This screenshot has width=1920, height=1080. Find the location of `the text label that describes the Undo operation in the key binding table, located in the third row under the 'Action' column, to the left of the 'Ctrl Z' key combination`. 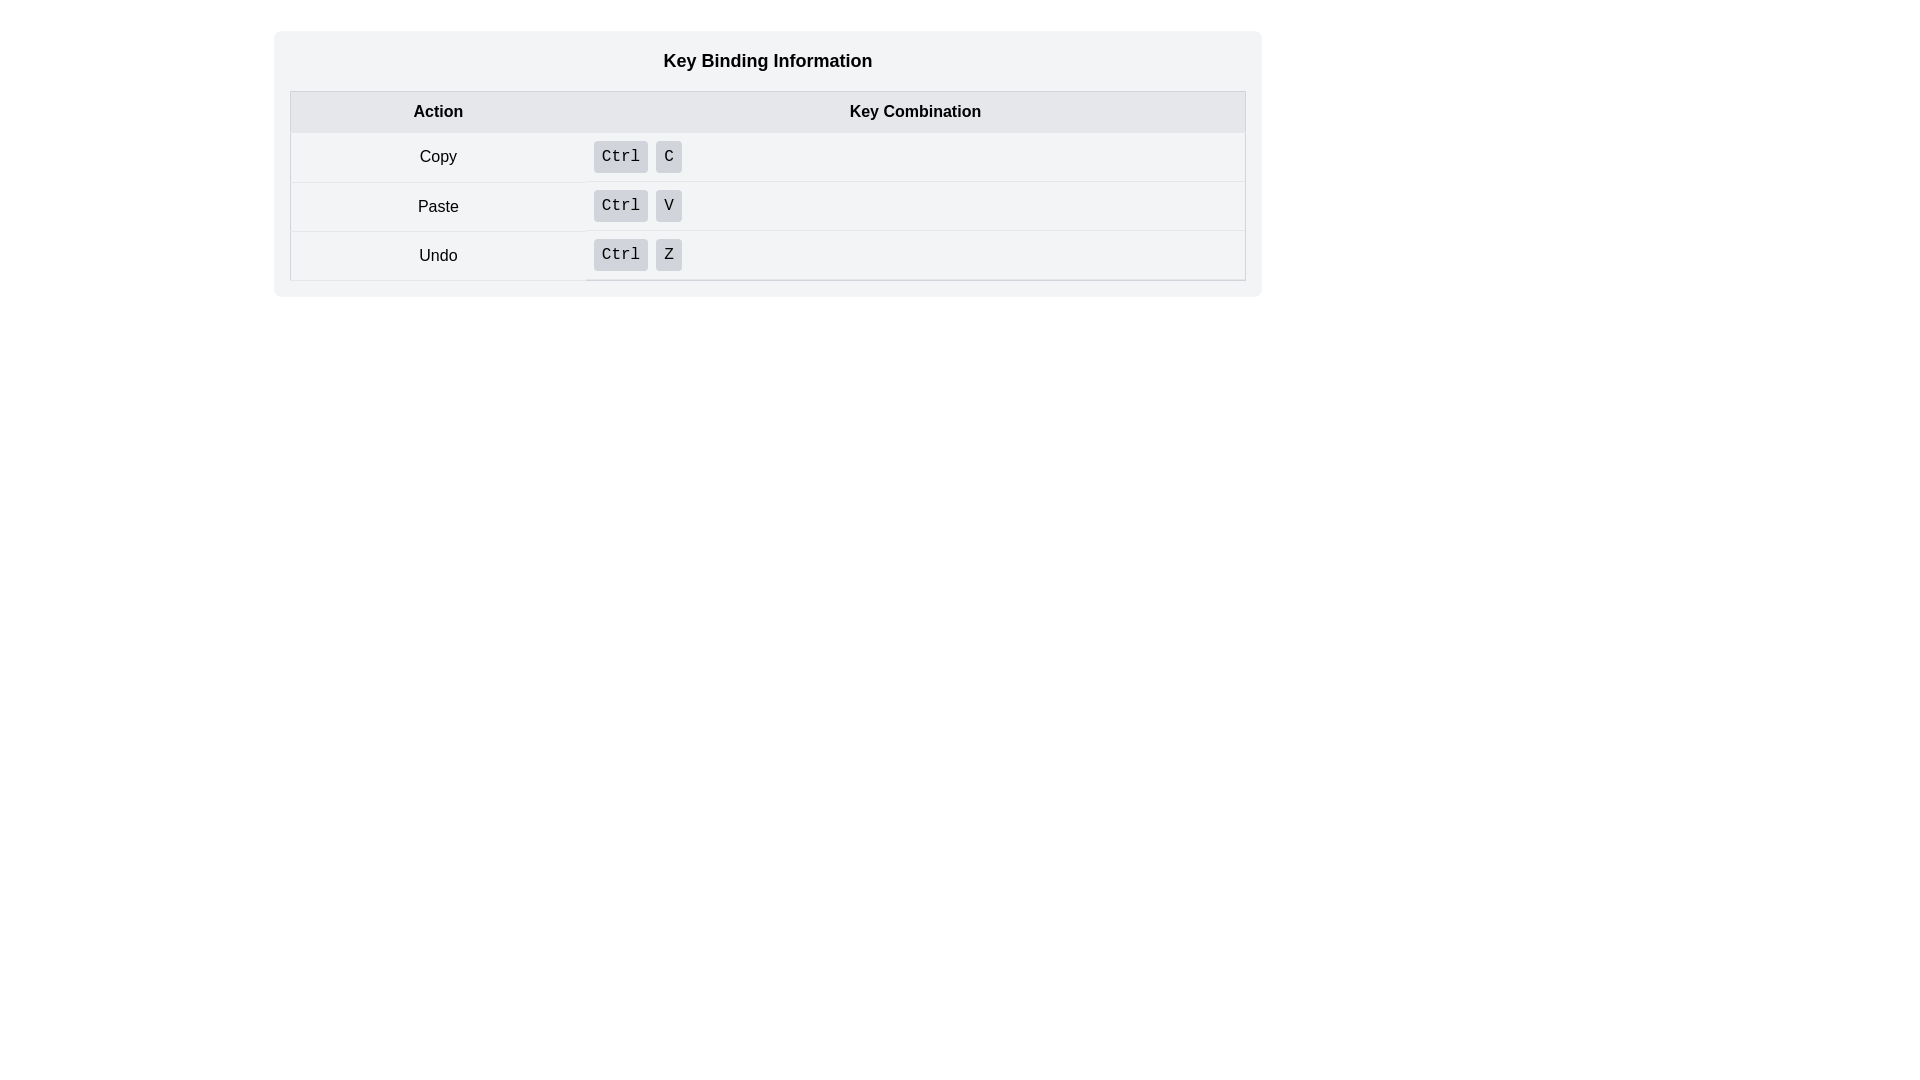

the text label that describes the Undo operation in the key binding table, located in the third row under the 'Action' column, to the left of the 'Ctrl Z' key combination is located at coordinates (437, 254).